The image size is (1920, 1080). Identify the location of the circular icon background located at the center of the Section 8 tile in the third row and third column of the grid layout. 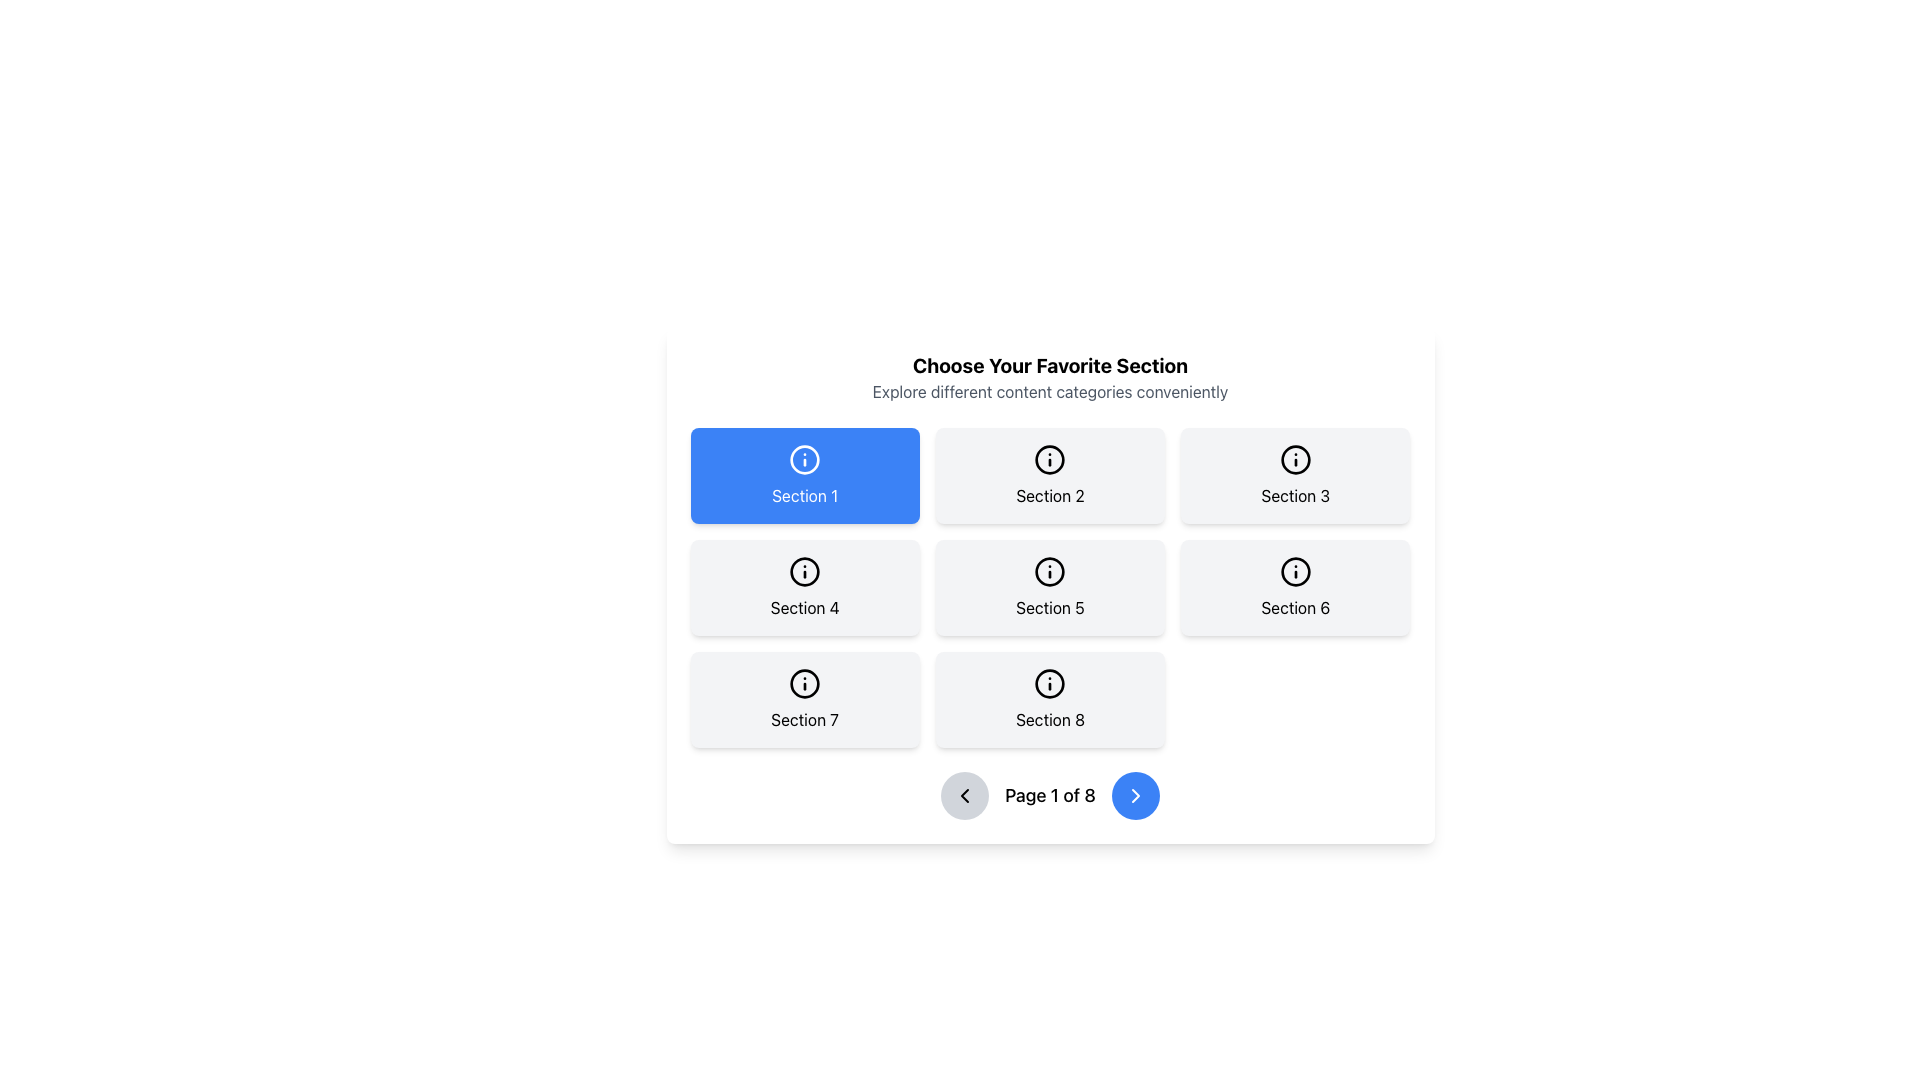
(1049, 682).